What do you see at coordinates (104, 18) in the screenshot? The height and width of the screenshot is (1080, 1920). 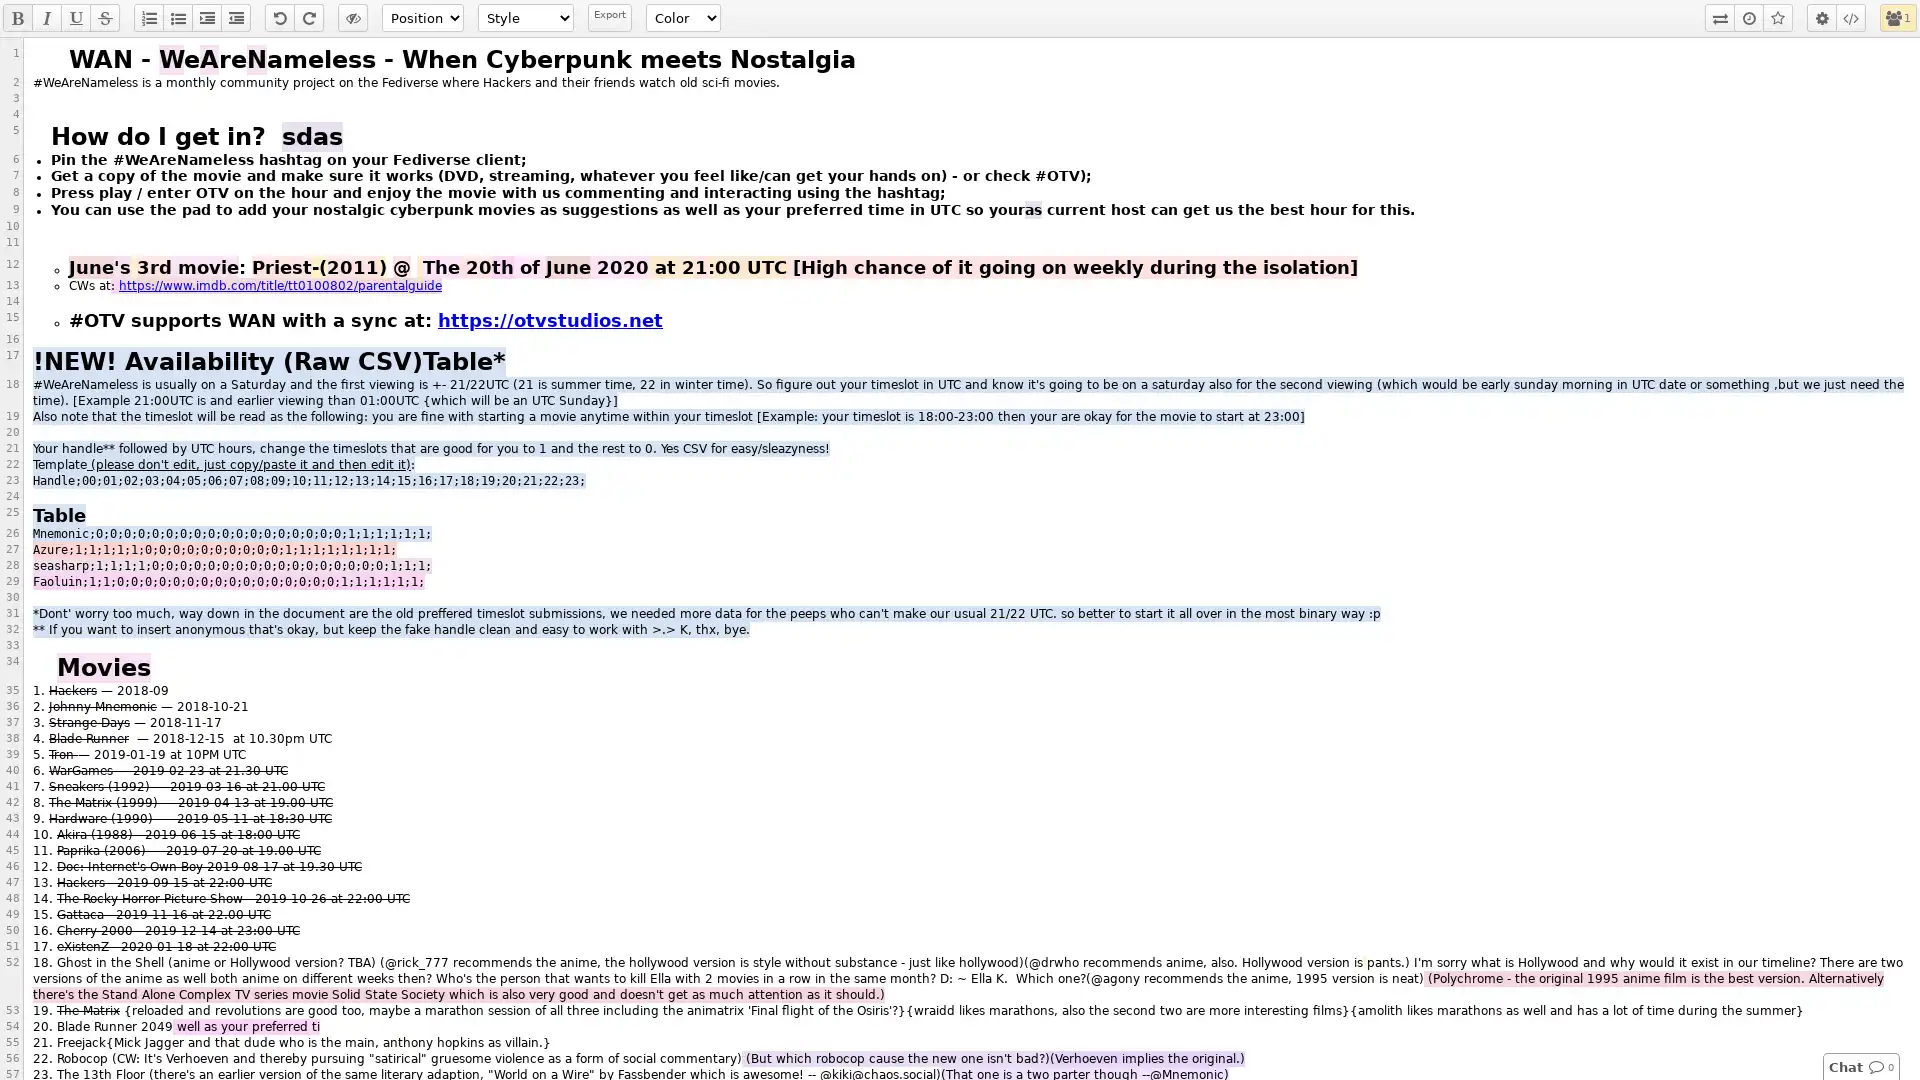 I see `Strikethrough (Ctrl+5)` at bounding box center [104, 18].